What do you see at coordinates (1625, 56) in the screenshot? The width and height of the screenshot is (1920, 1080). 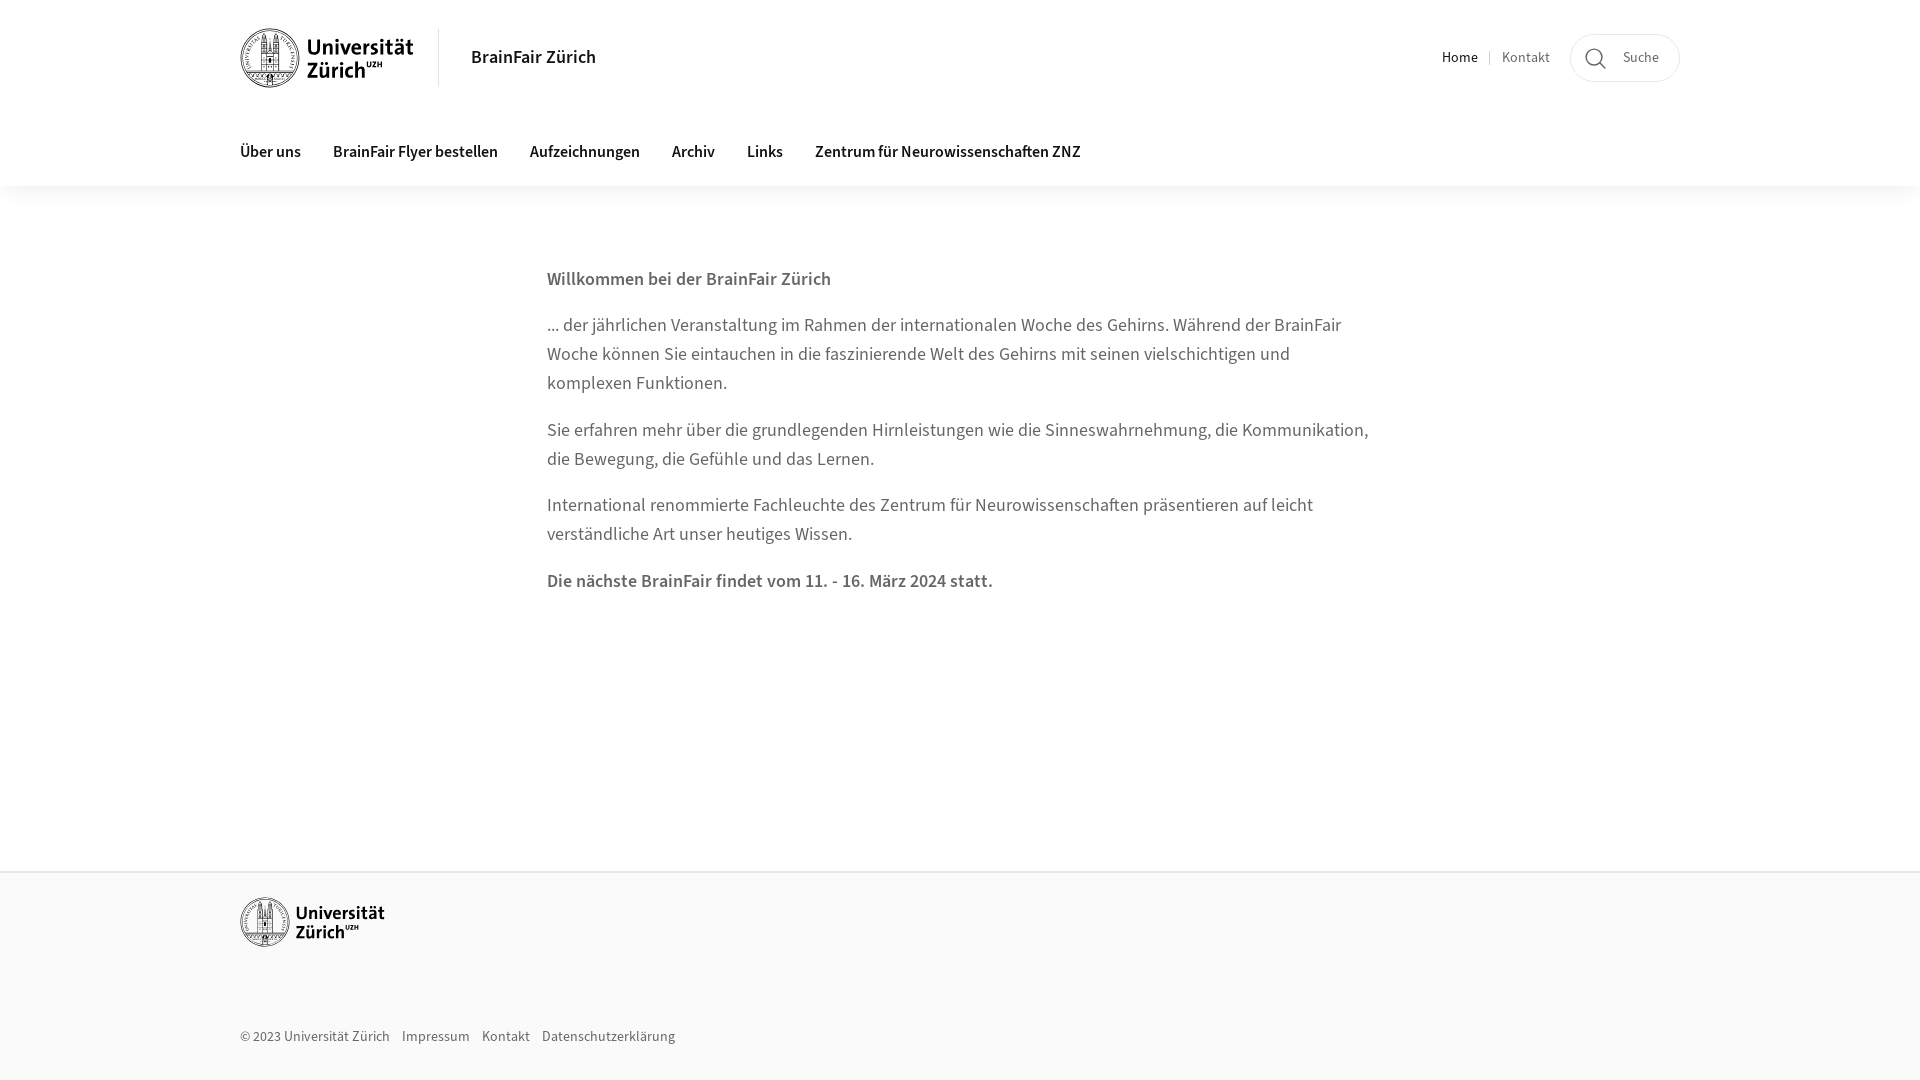 I see `'Suche'` at bounding box center [1625, 56].